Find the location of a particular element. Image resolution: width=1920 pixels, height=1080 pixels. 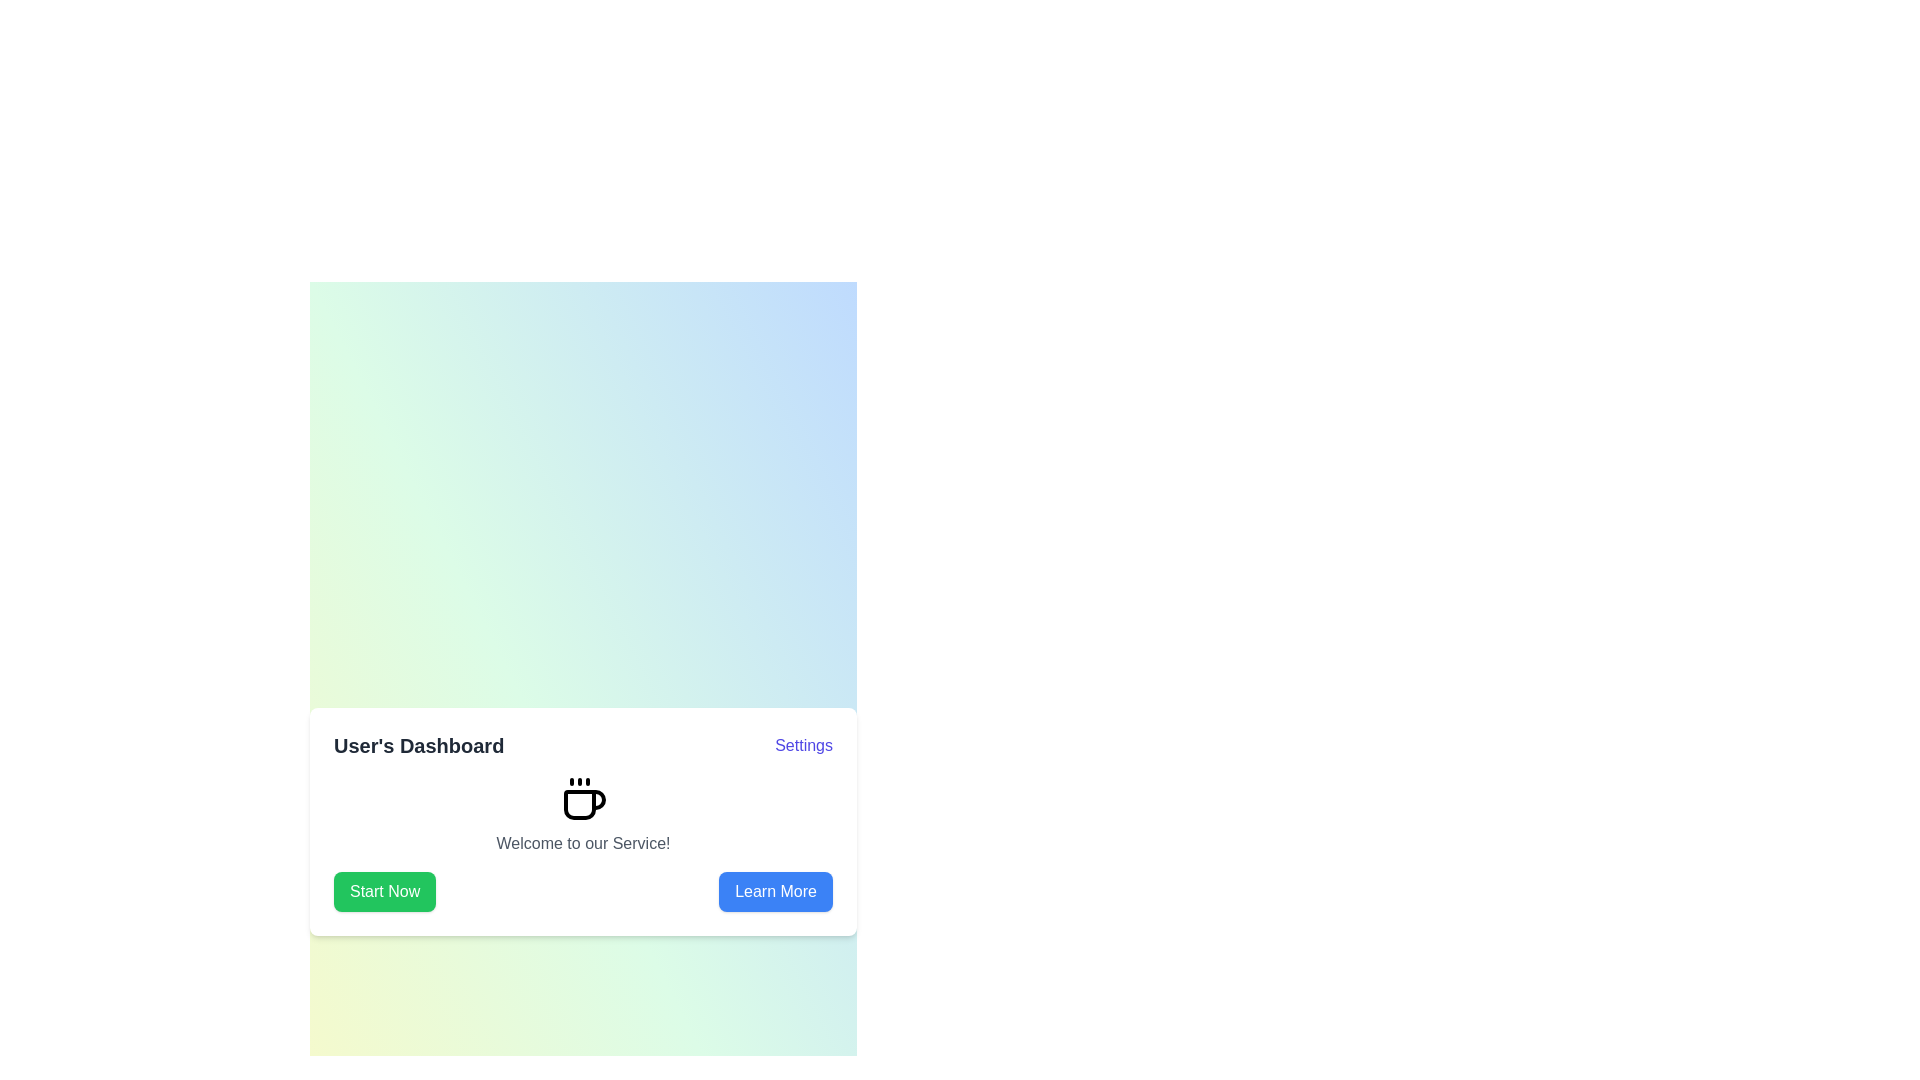

the non-interactive heading or title element that indicates the current section of the dashboard interface is located at coordinates (418, 745).